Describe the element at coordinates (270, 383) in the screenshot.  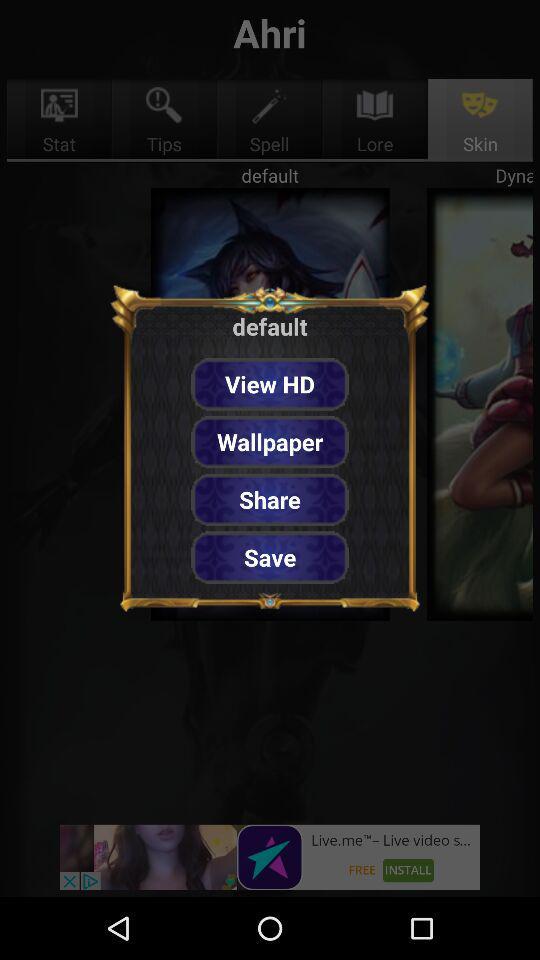
I see `the app below default` at that location.